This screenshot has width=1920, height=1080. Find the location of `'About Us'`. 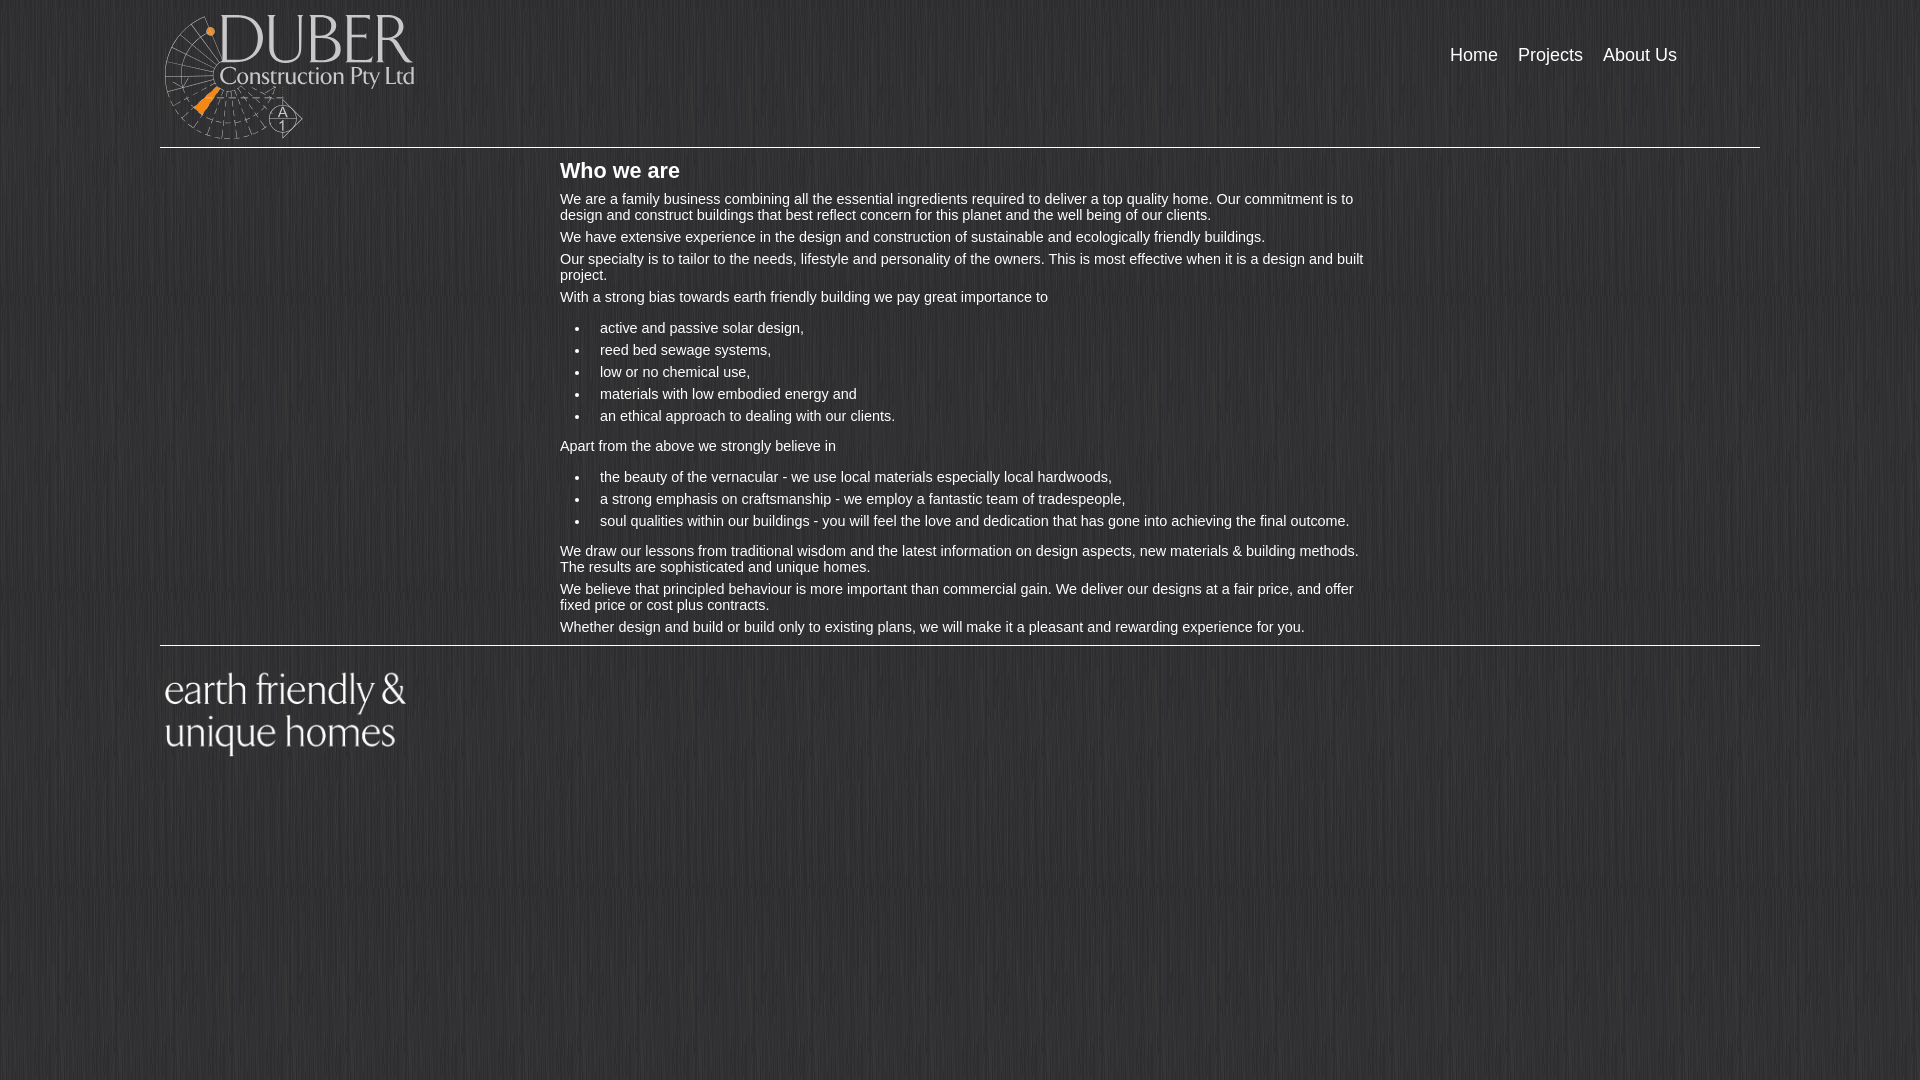

'About Us' is located at coordinates (1592, 54).